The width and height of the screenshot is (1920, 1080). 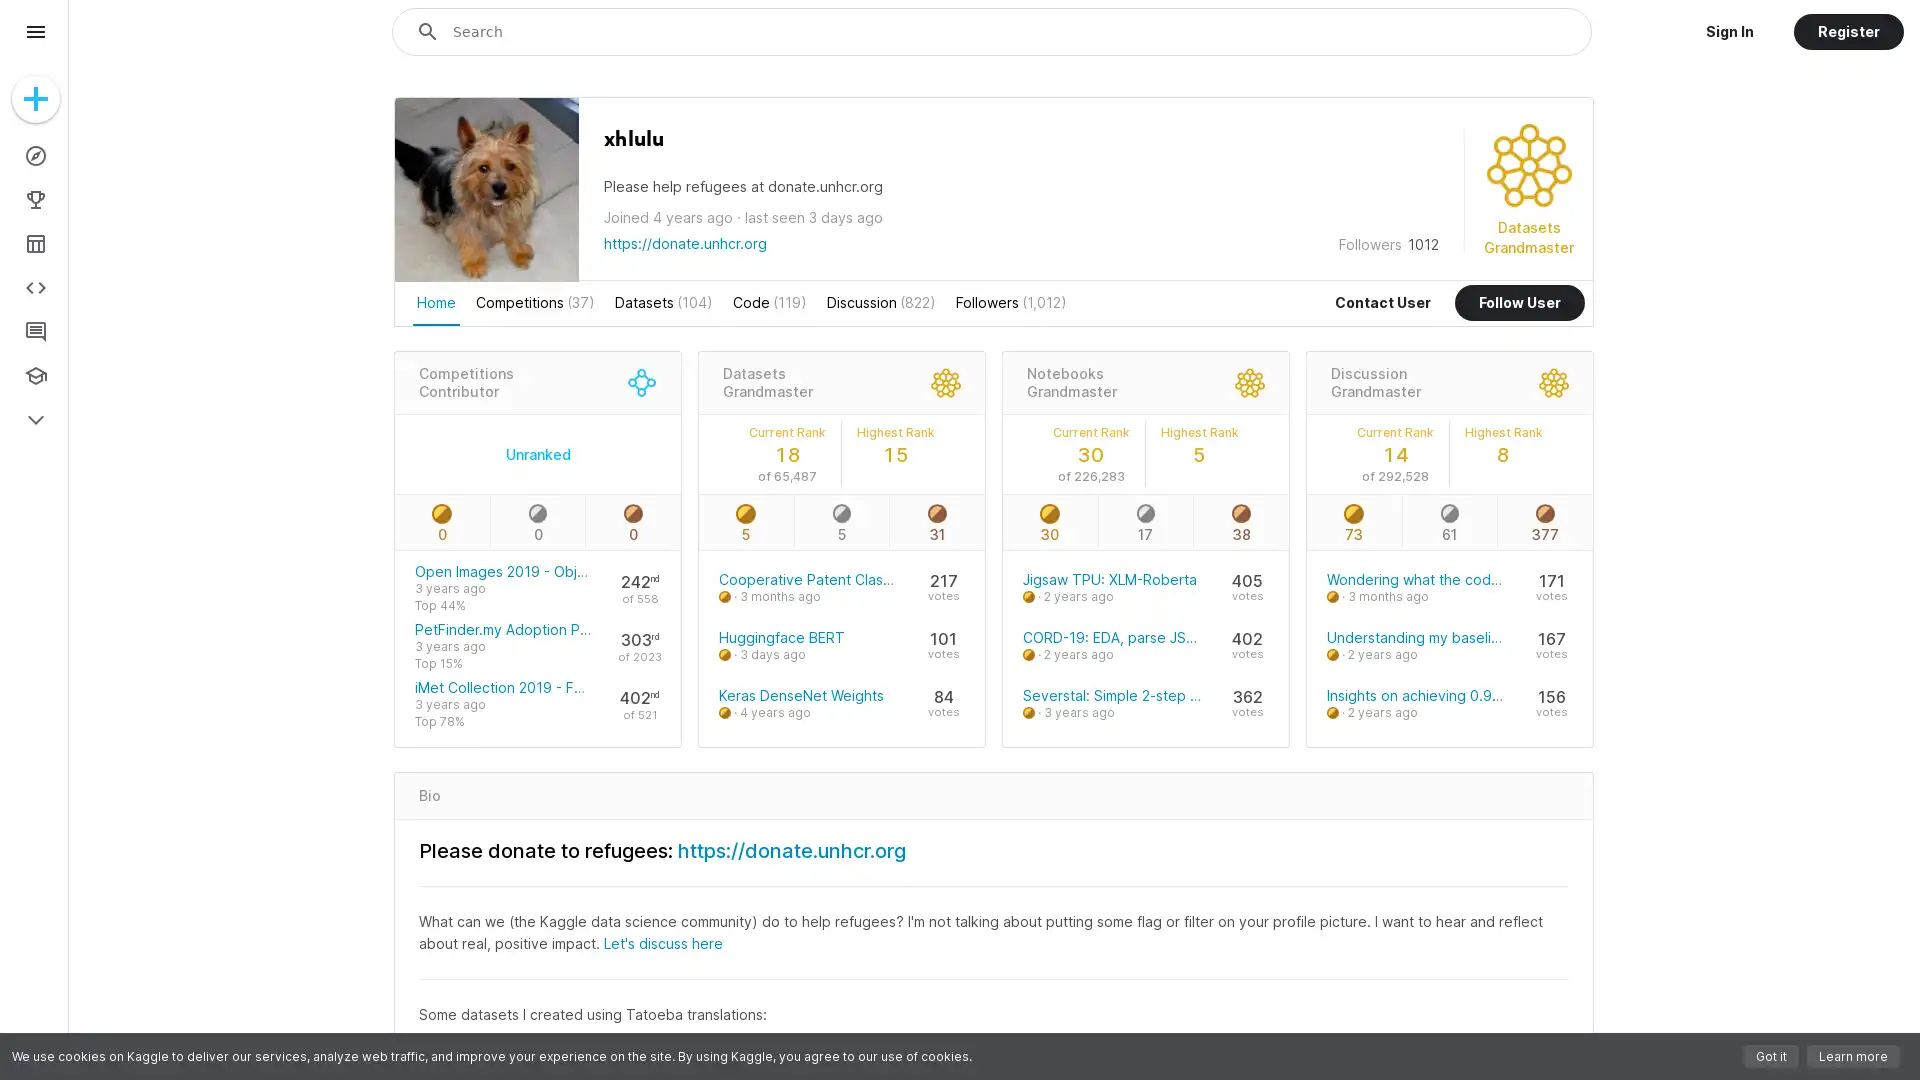 What do you see at coordinates (35, 31) in the screenshot?
I see `menu` at bounding box center [35, 31].